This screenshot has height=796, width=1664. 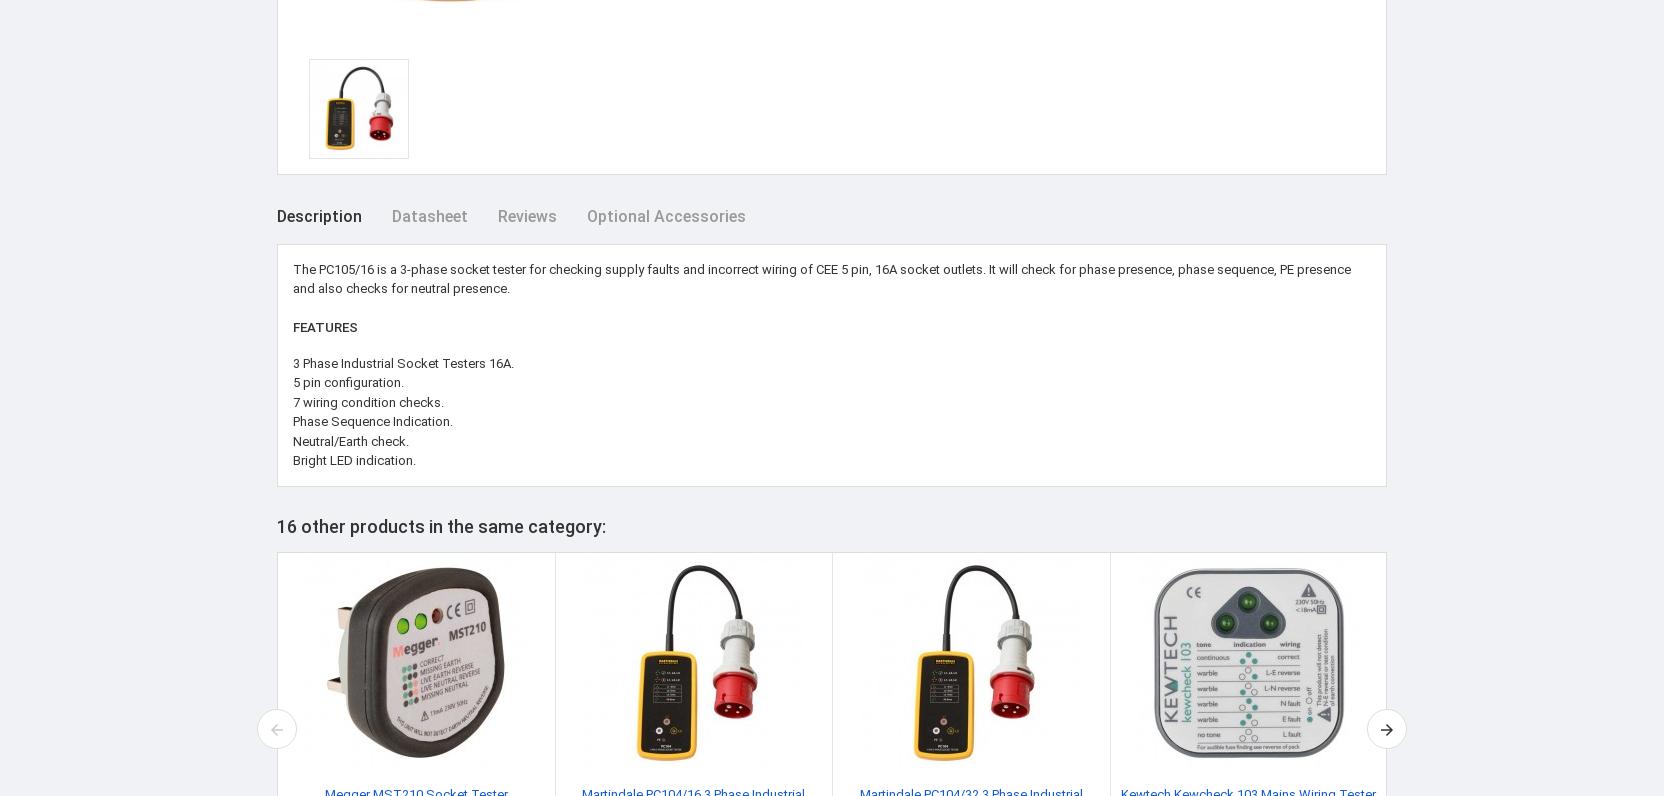 I want to click on '16 other products in the same category:', so click(x=440, y=525).